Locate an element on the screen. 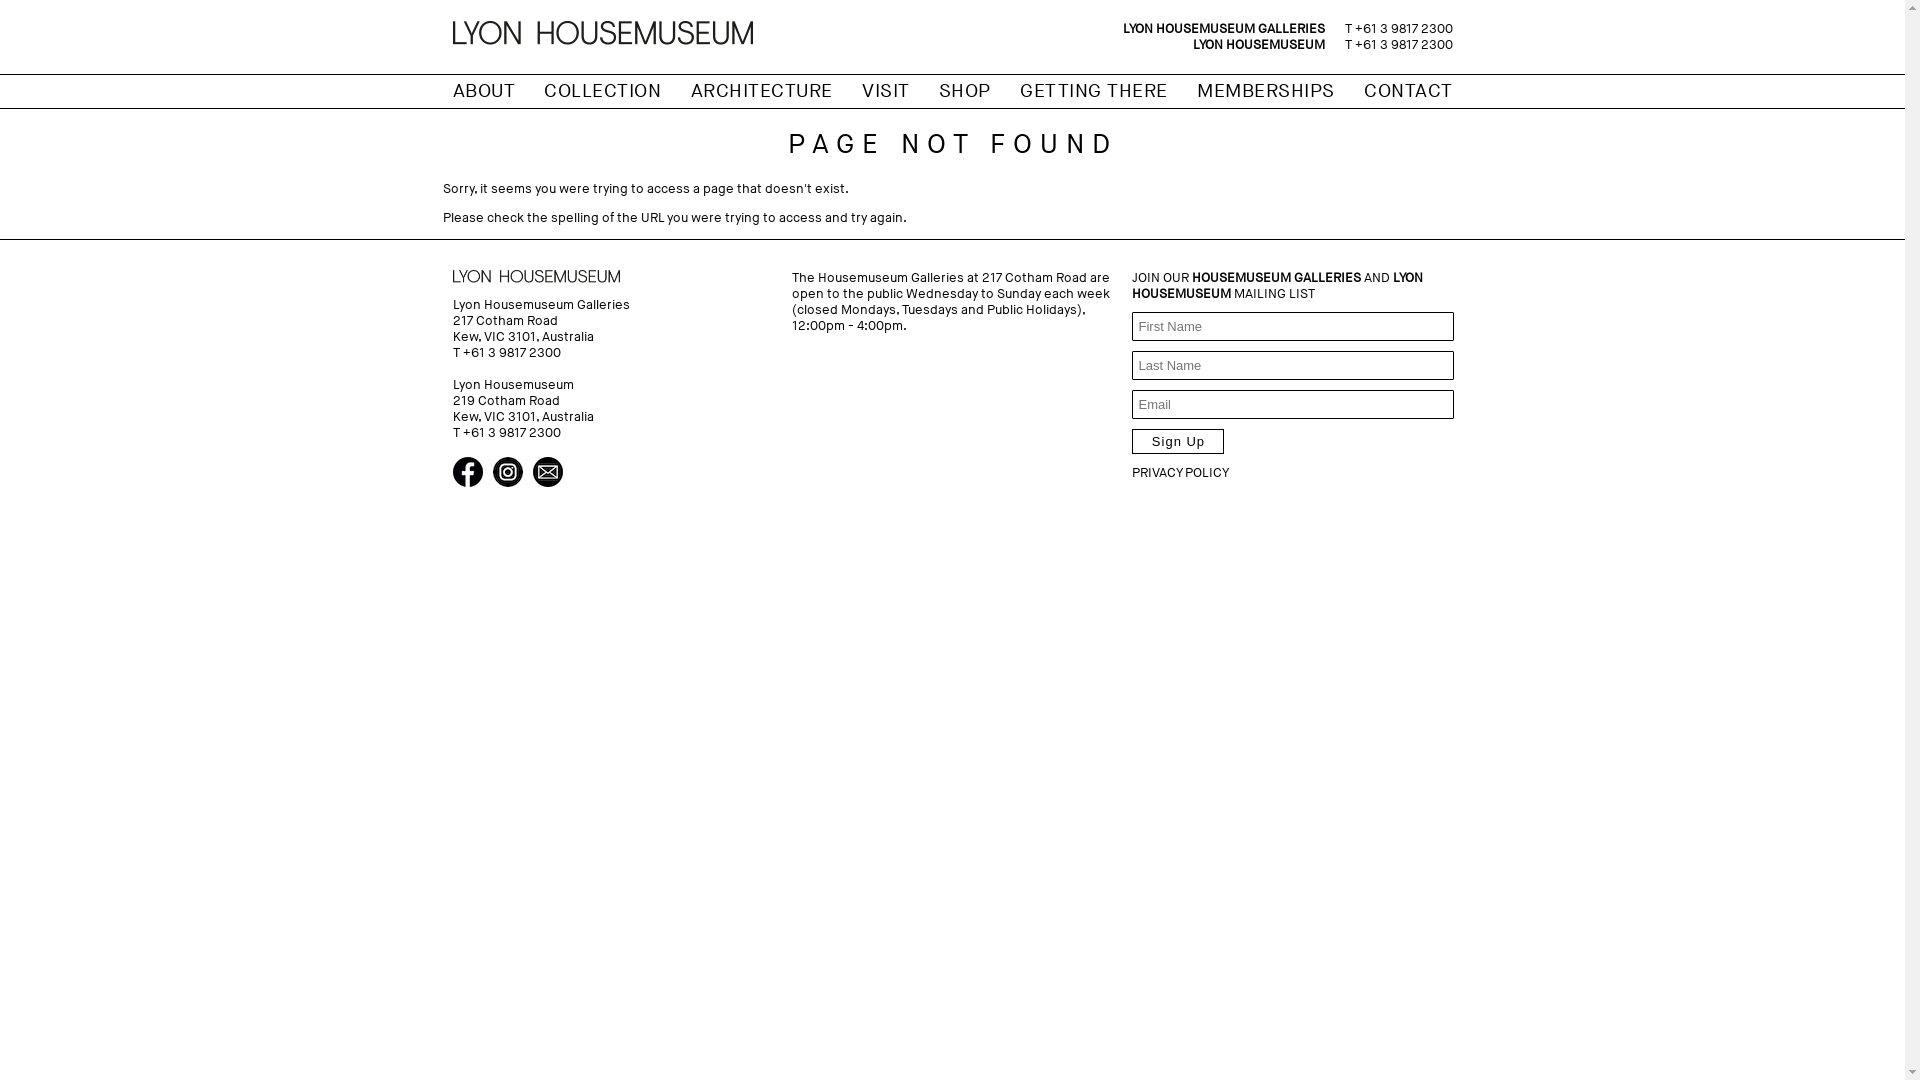 Image resolution: width=1920 pixels, height=1080 pixels. 'VISIT' is located at coordinates (885, 91).